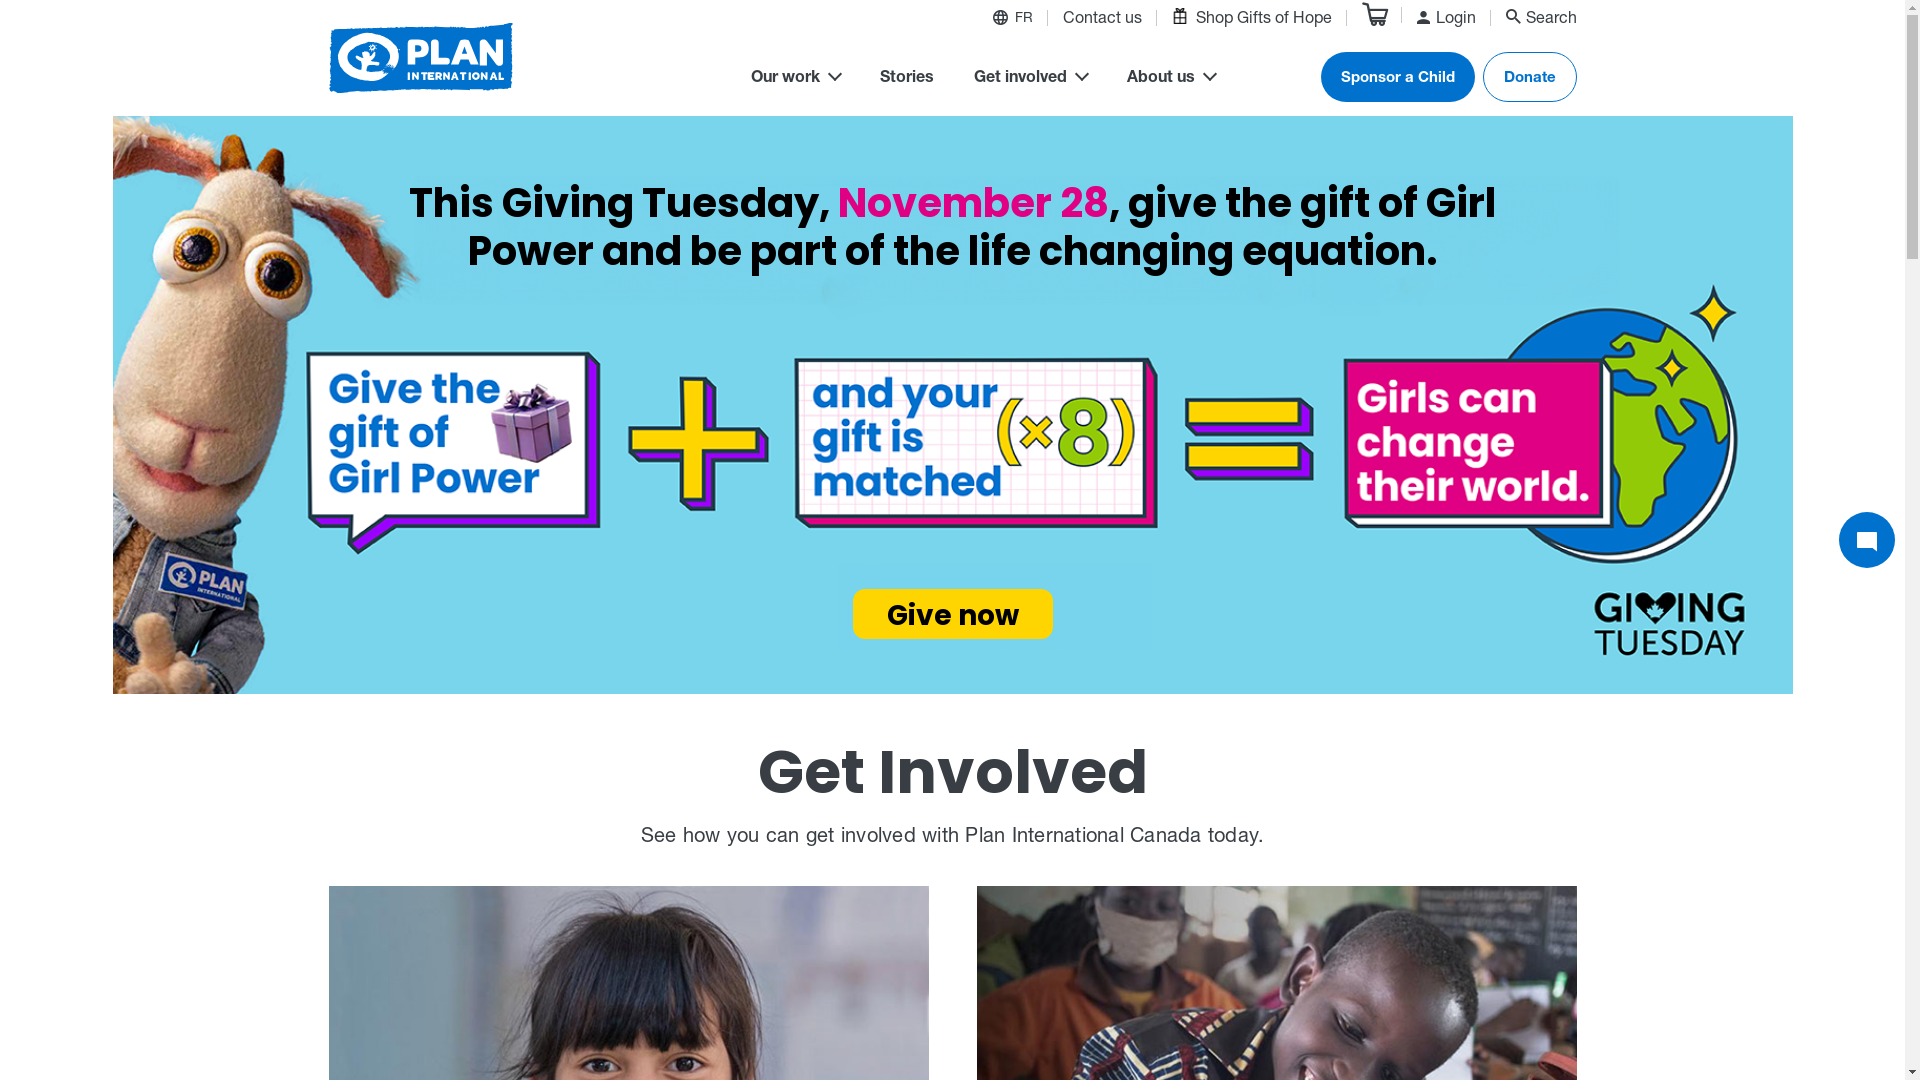  I want to click on 'Donate', so click(1528, 76).